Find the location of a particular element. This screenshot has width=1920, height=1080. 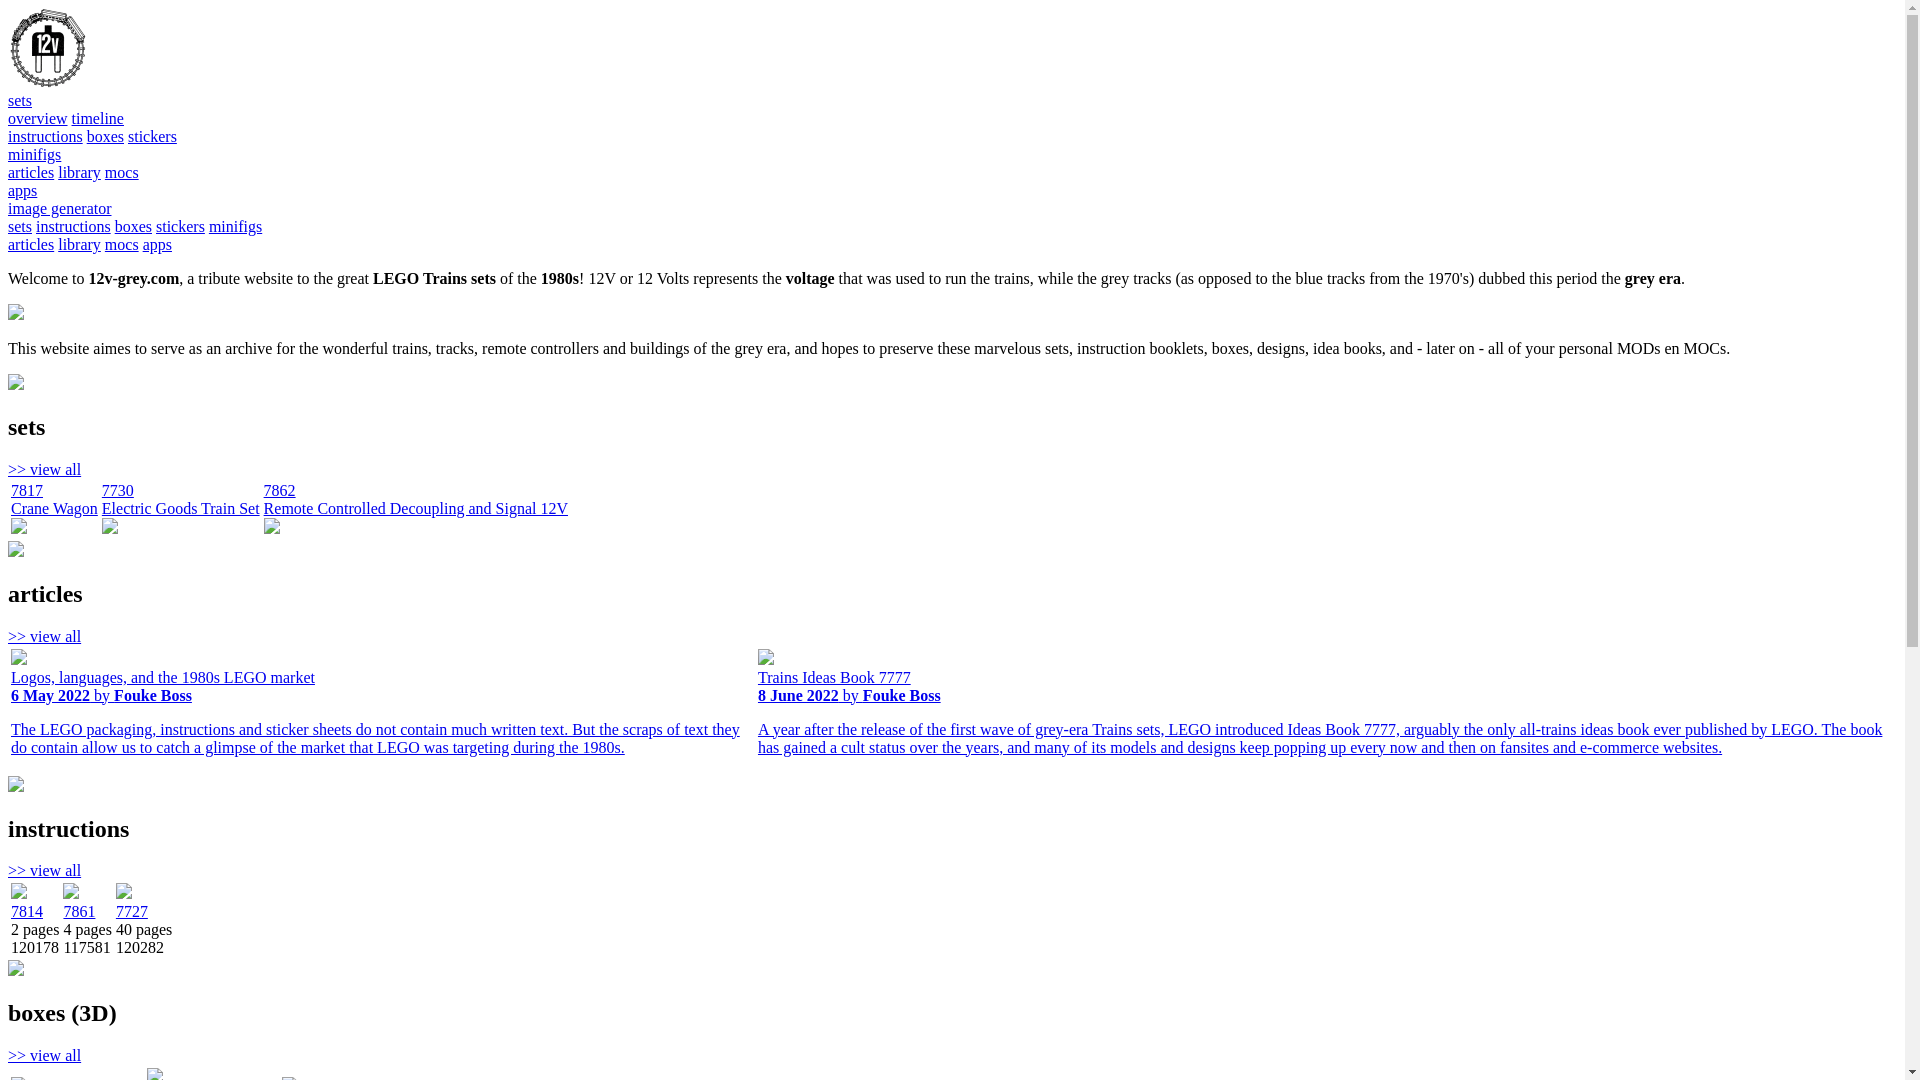

'image generator' is located at coordinates (59, 208).